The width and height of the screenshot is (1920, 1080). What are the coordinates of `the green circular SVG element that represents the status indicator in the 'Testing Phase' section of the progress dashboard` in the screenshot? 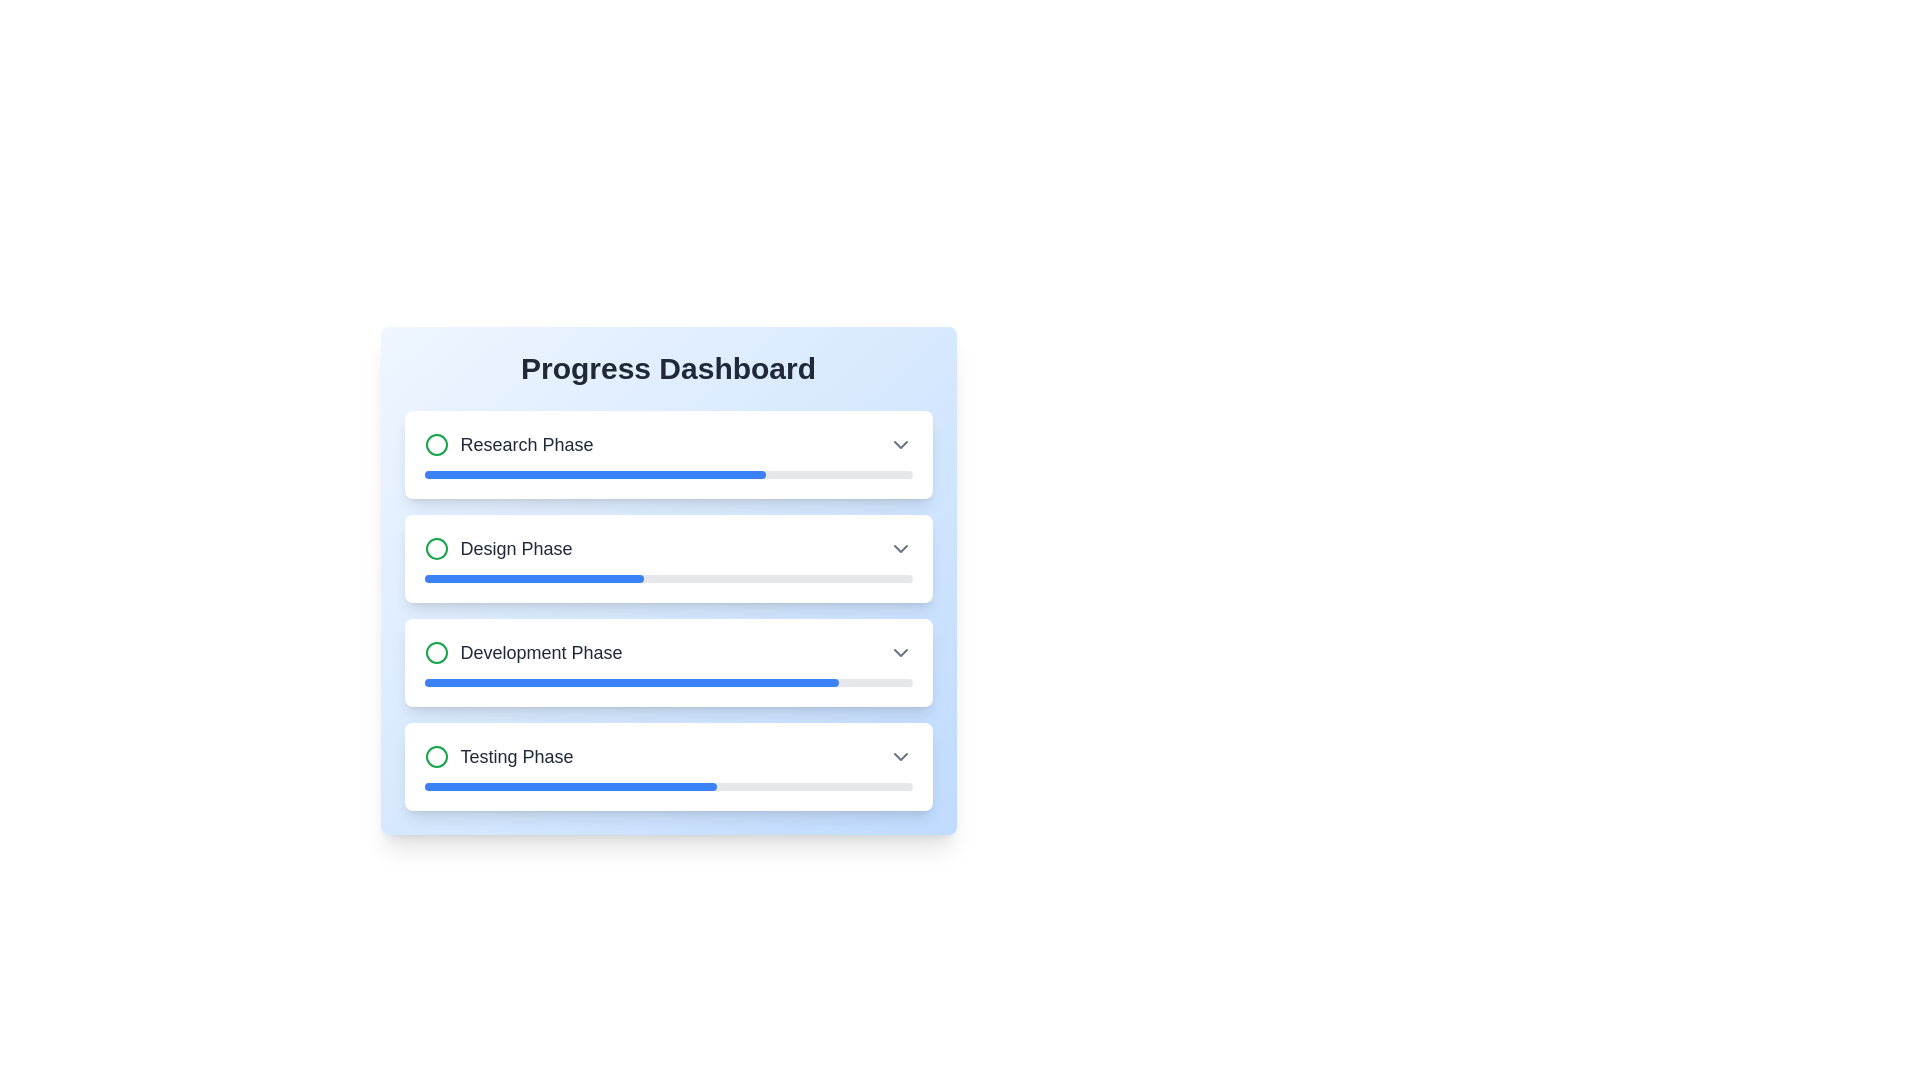 It's located at (435, 756).